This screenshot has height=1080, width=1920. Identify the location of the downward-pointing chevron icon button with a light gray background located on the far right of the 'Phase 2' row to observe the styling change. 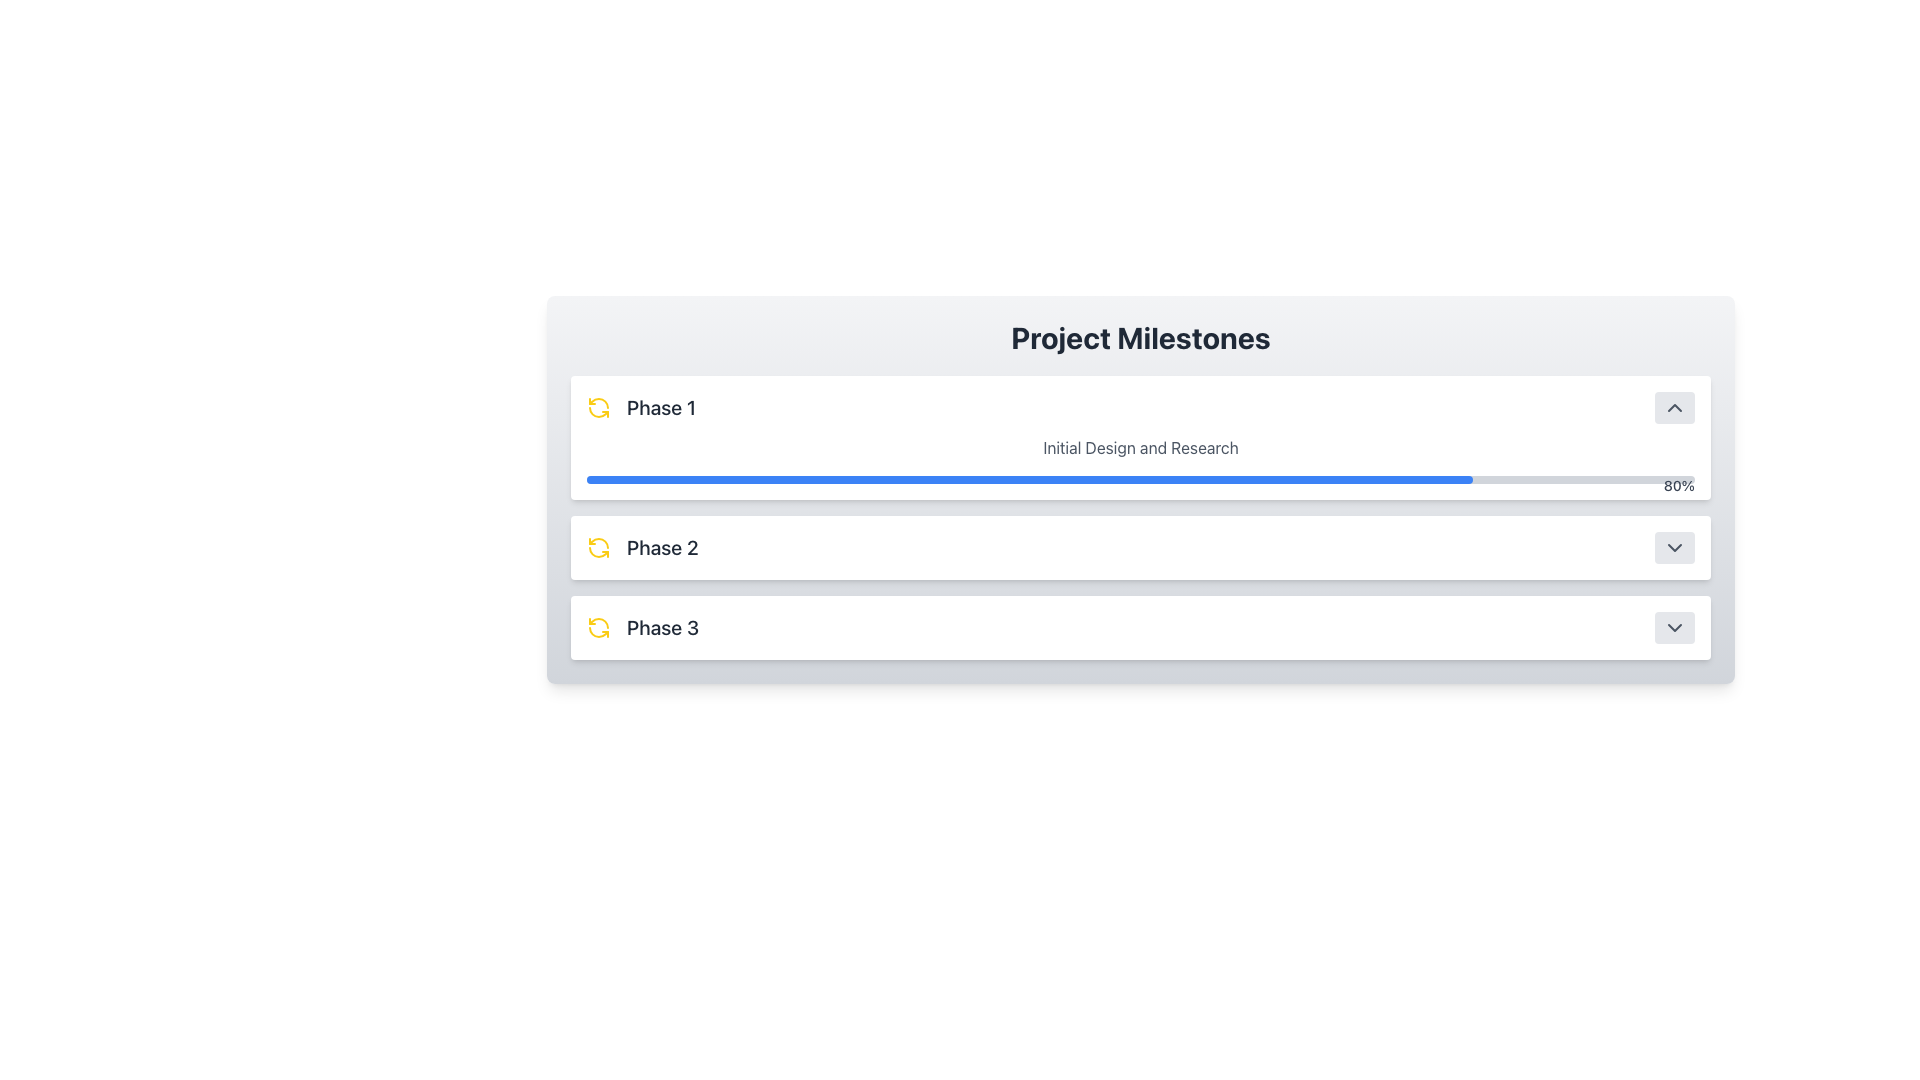
(1675, 547).